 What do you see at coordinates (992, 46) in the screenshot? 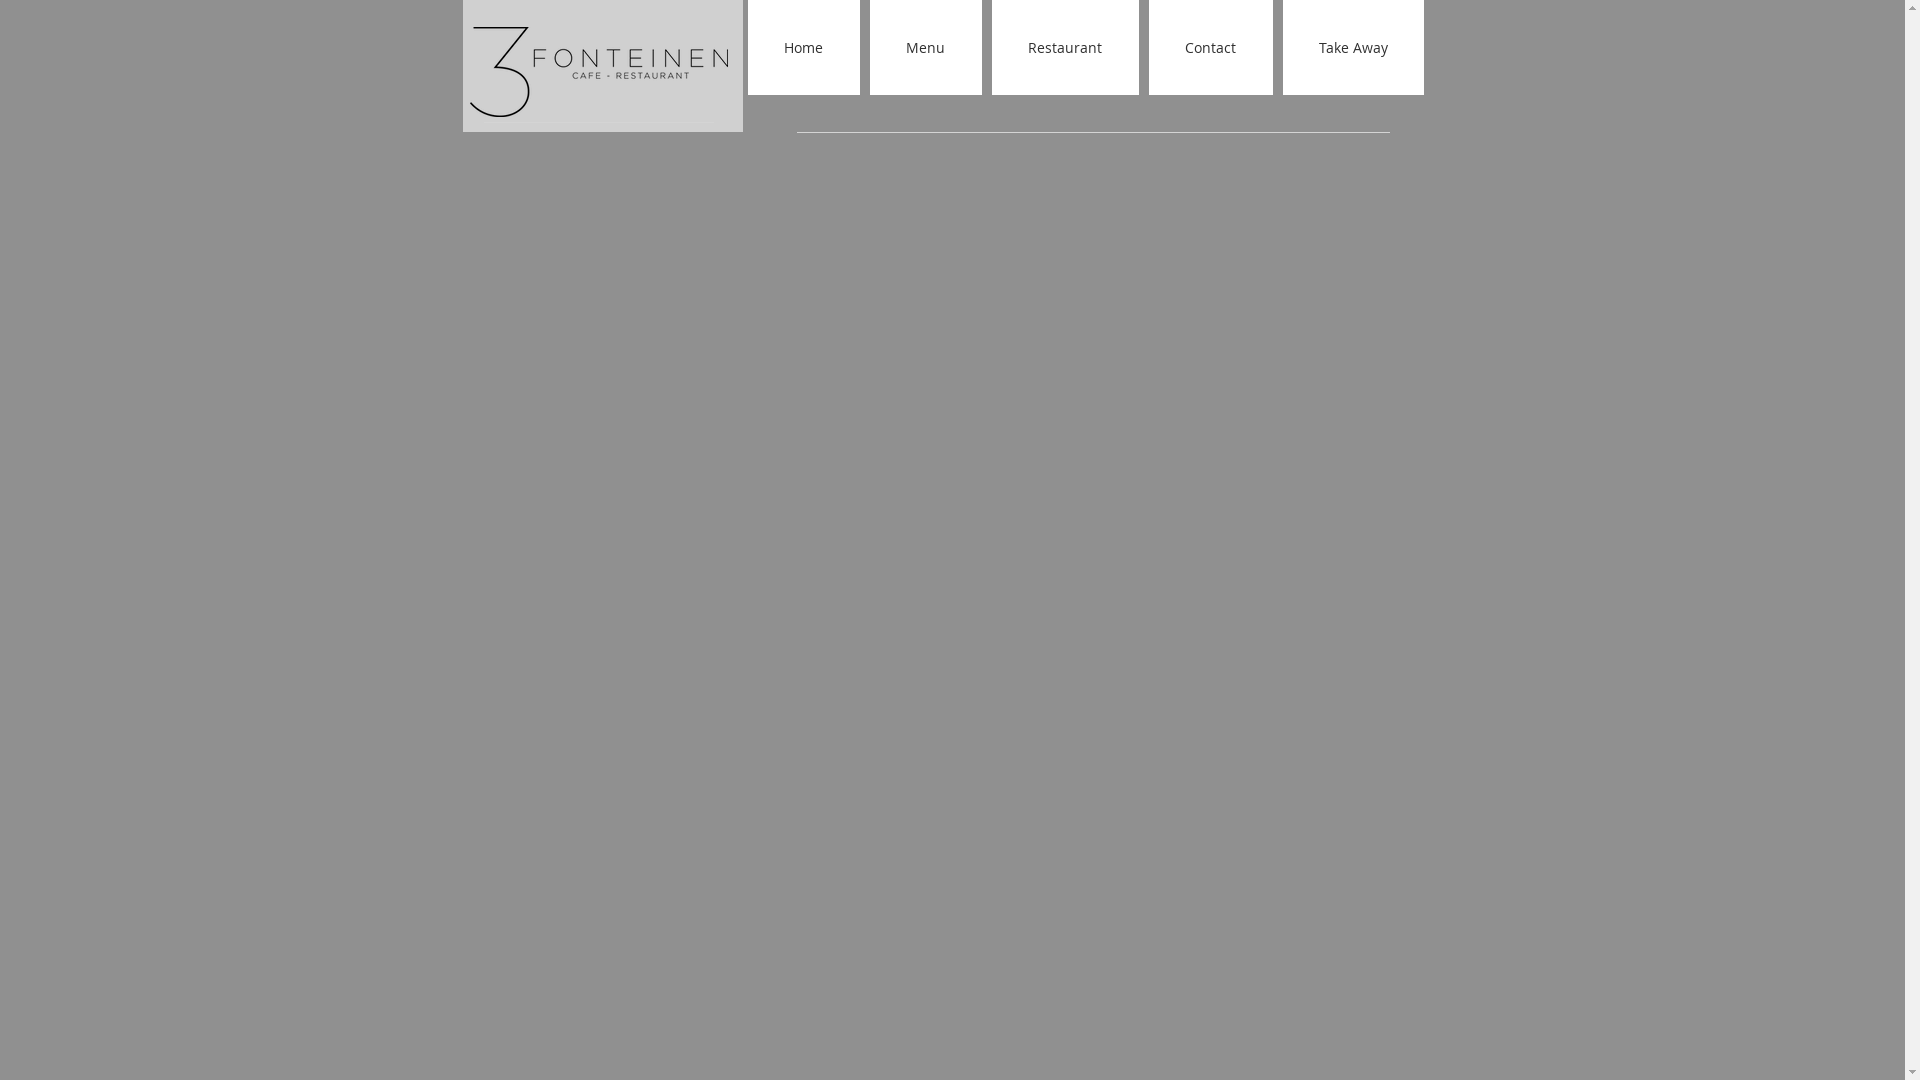
I see `'Restaurant'` at bounding box center [992, 46].